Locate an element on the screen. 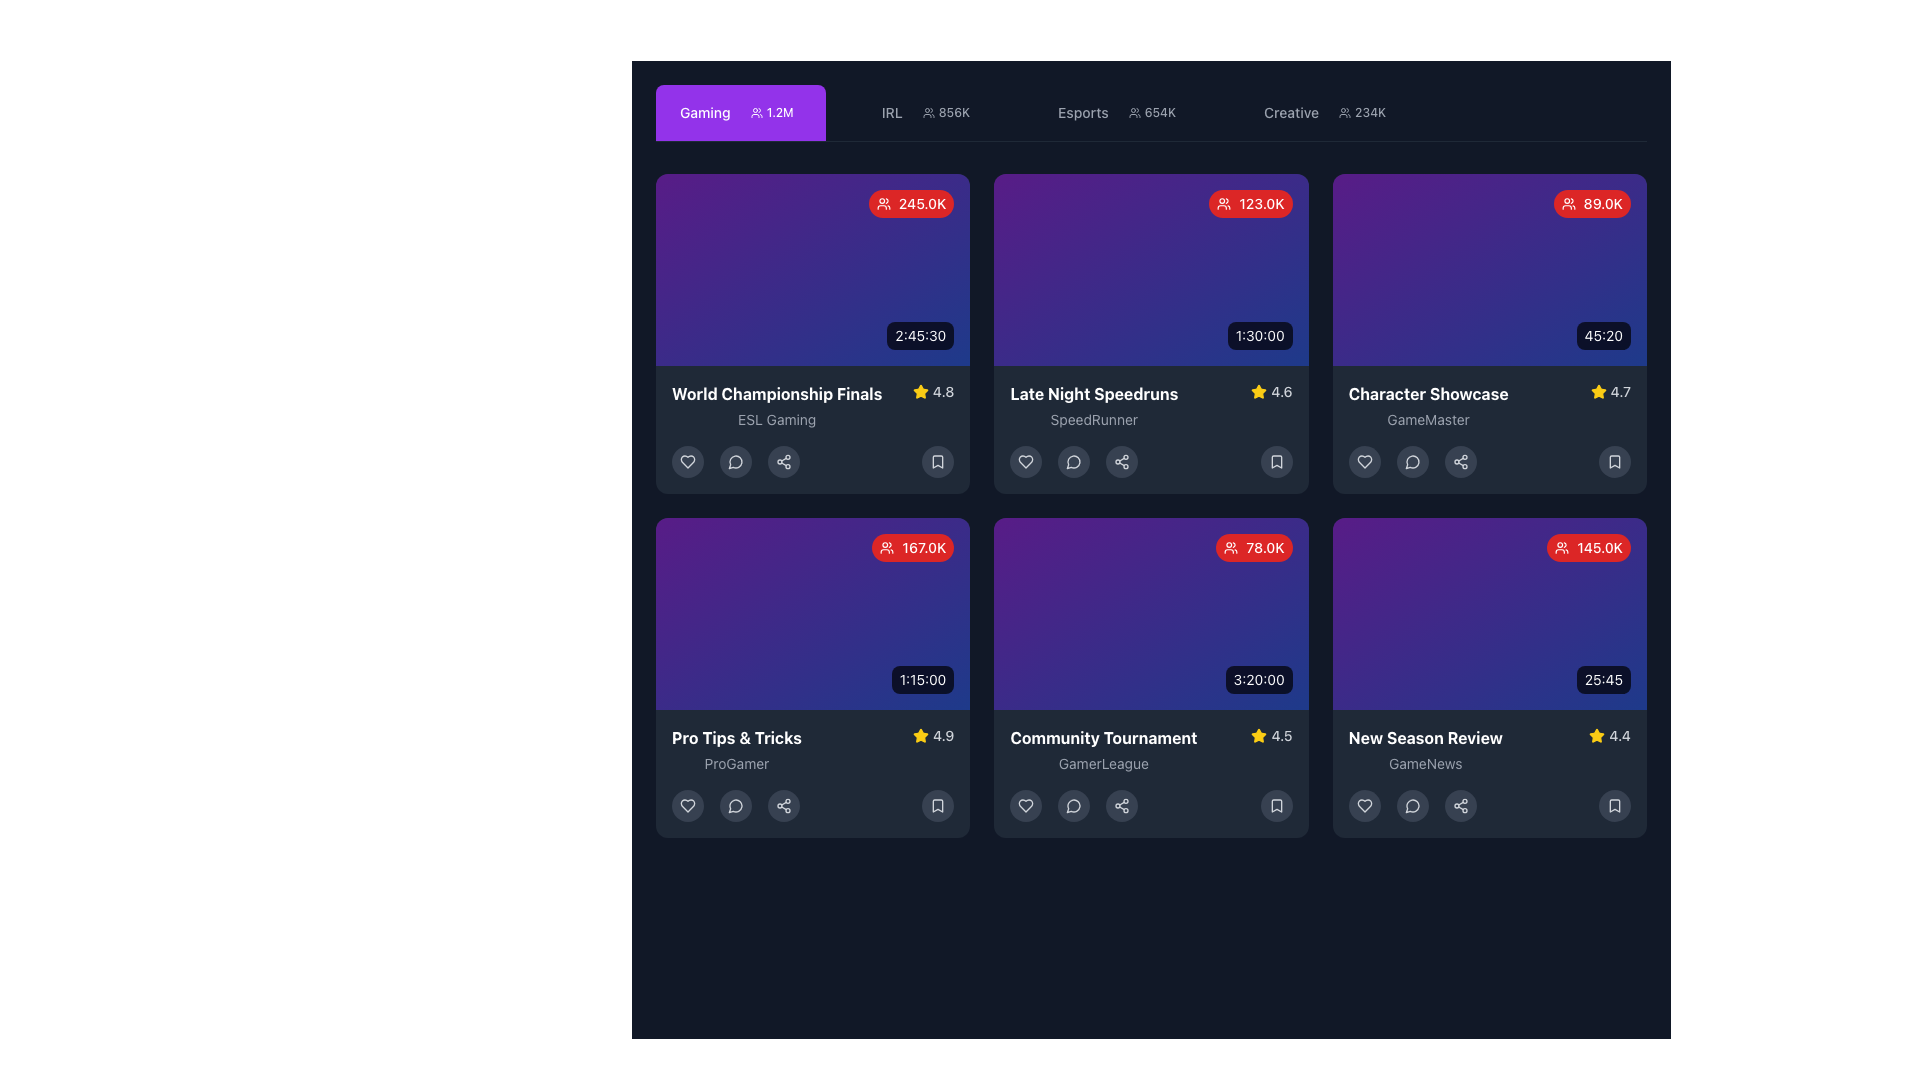  the user presence icon located in the header section of the 'Esports' tab, which is positioned to the left of the count '654K' in the navigation bar is located at coordinates (1134, 112).